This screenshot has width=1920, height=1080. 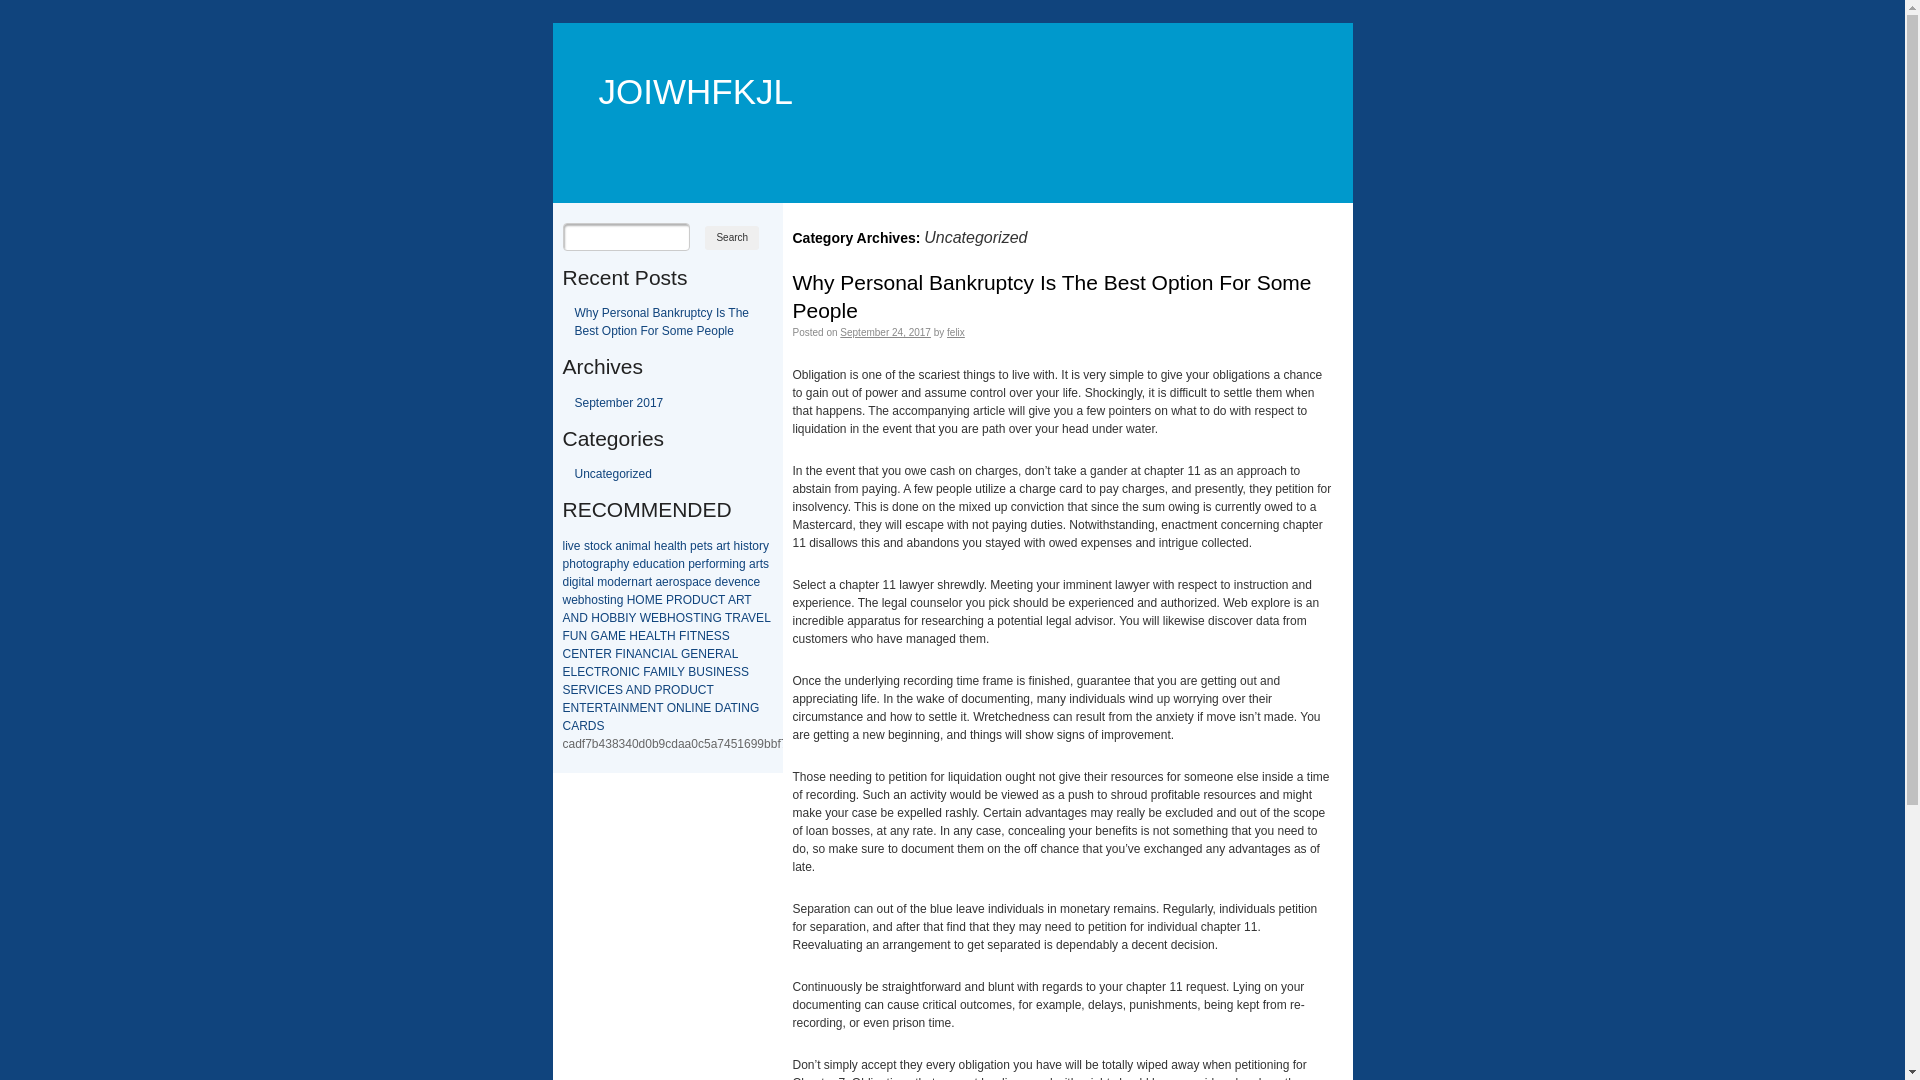 I want to click on 'L', so click(x=657, y=636).